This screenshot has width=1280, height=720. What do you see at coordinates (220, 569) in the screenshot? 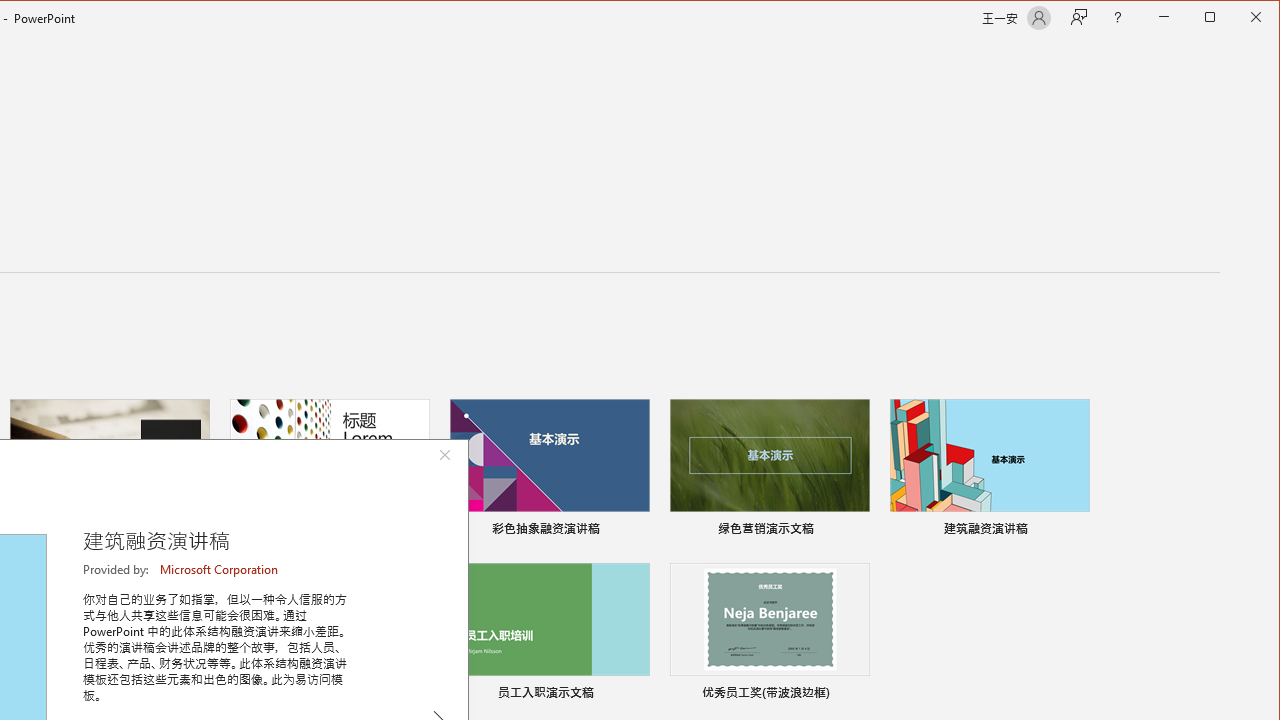
I see `'Microsoft Corporation'` at bounding box center [220, 569].